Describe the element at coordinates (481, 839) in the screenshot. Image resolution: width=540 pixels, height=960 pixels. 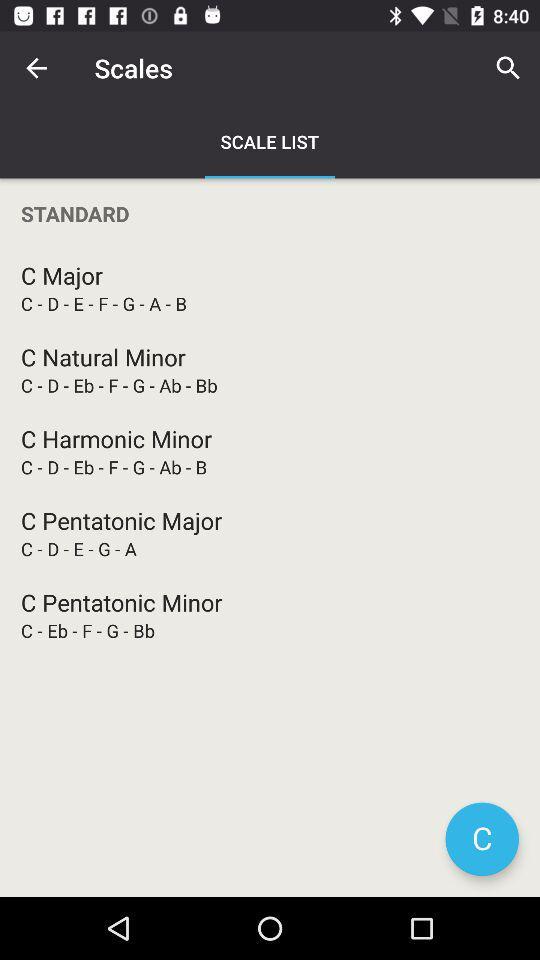
I see `item at the bottom right corner` at that location.